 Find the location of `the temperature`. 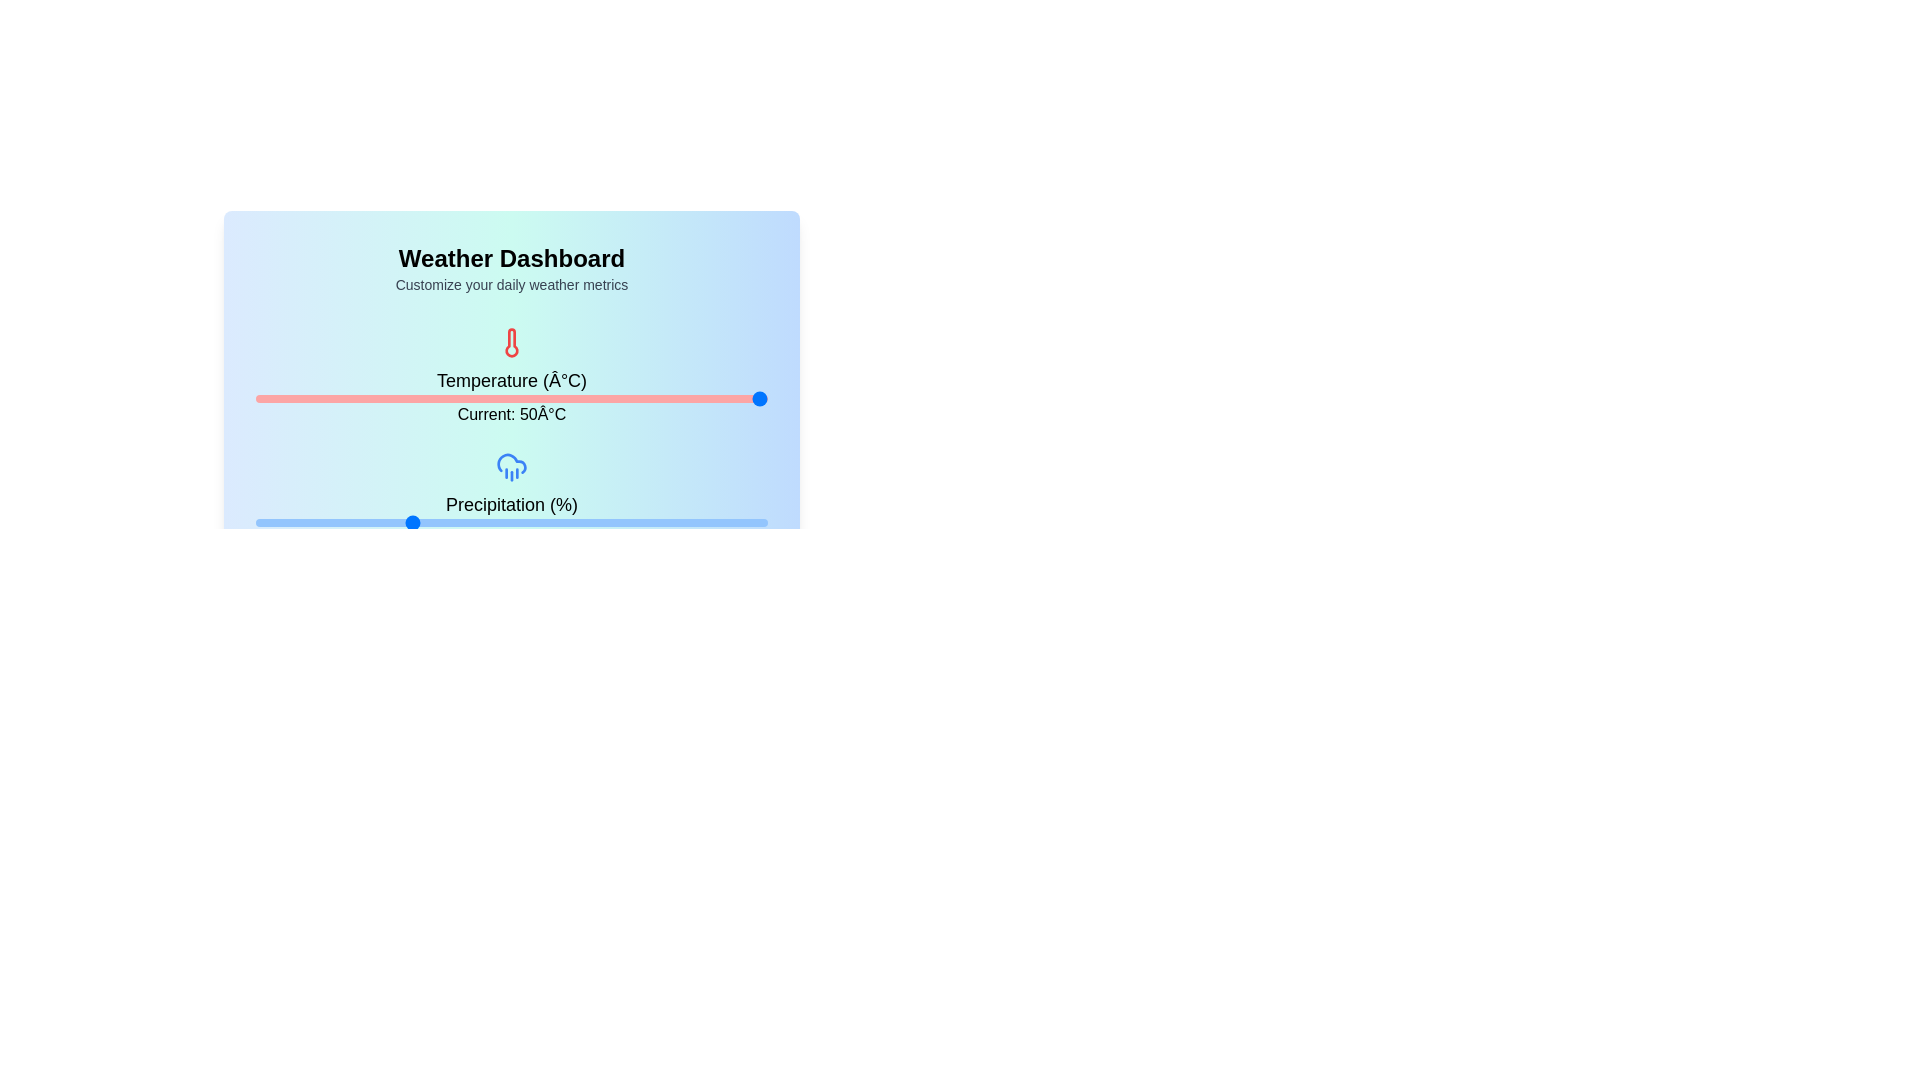

the temperature is located at coordinates (298, 398).